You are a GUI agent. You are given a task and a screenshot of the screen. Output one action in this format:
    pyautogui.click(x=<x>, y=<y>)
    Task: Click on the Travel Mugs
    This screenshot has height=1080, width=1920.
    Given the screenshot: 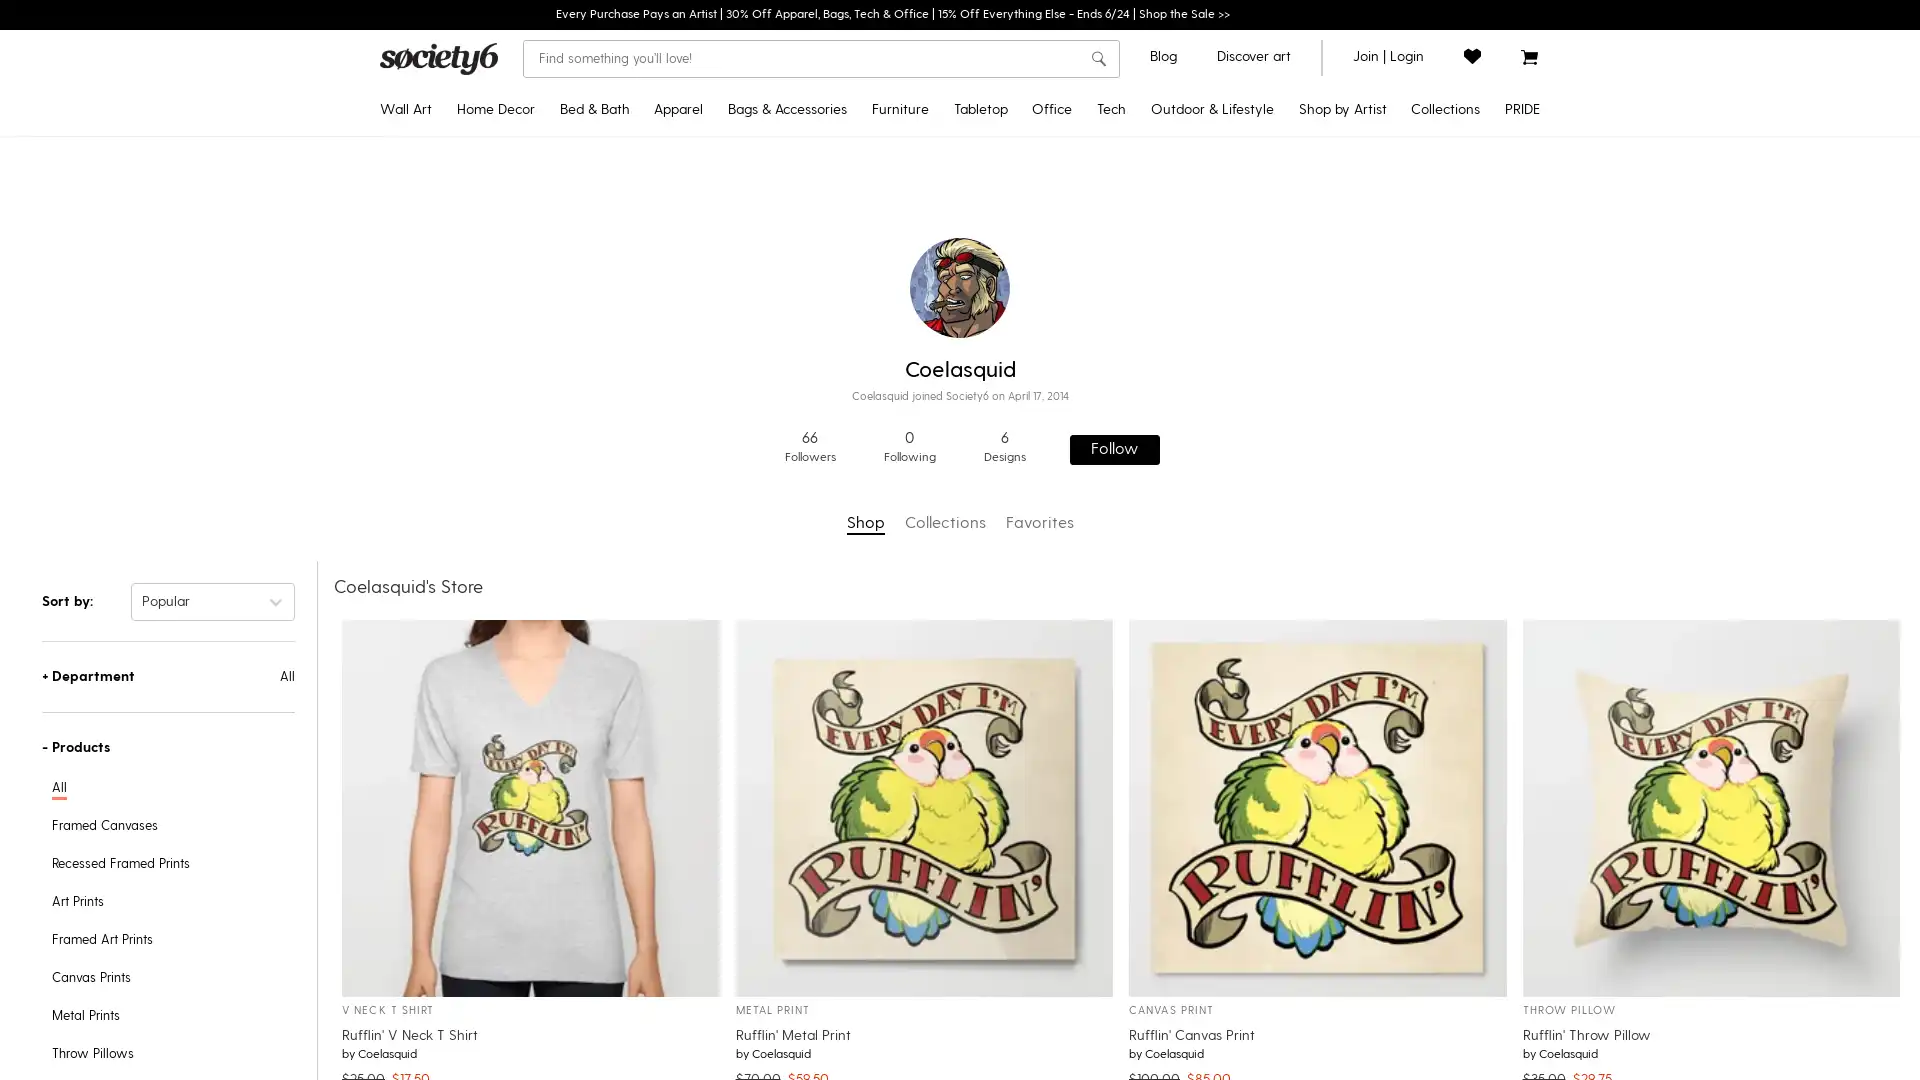 What is the action you would take?
    pyautogui.click(x=1017, y=192)
    